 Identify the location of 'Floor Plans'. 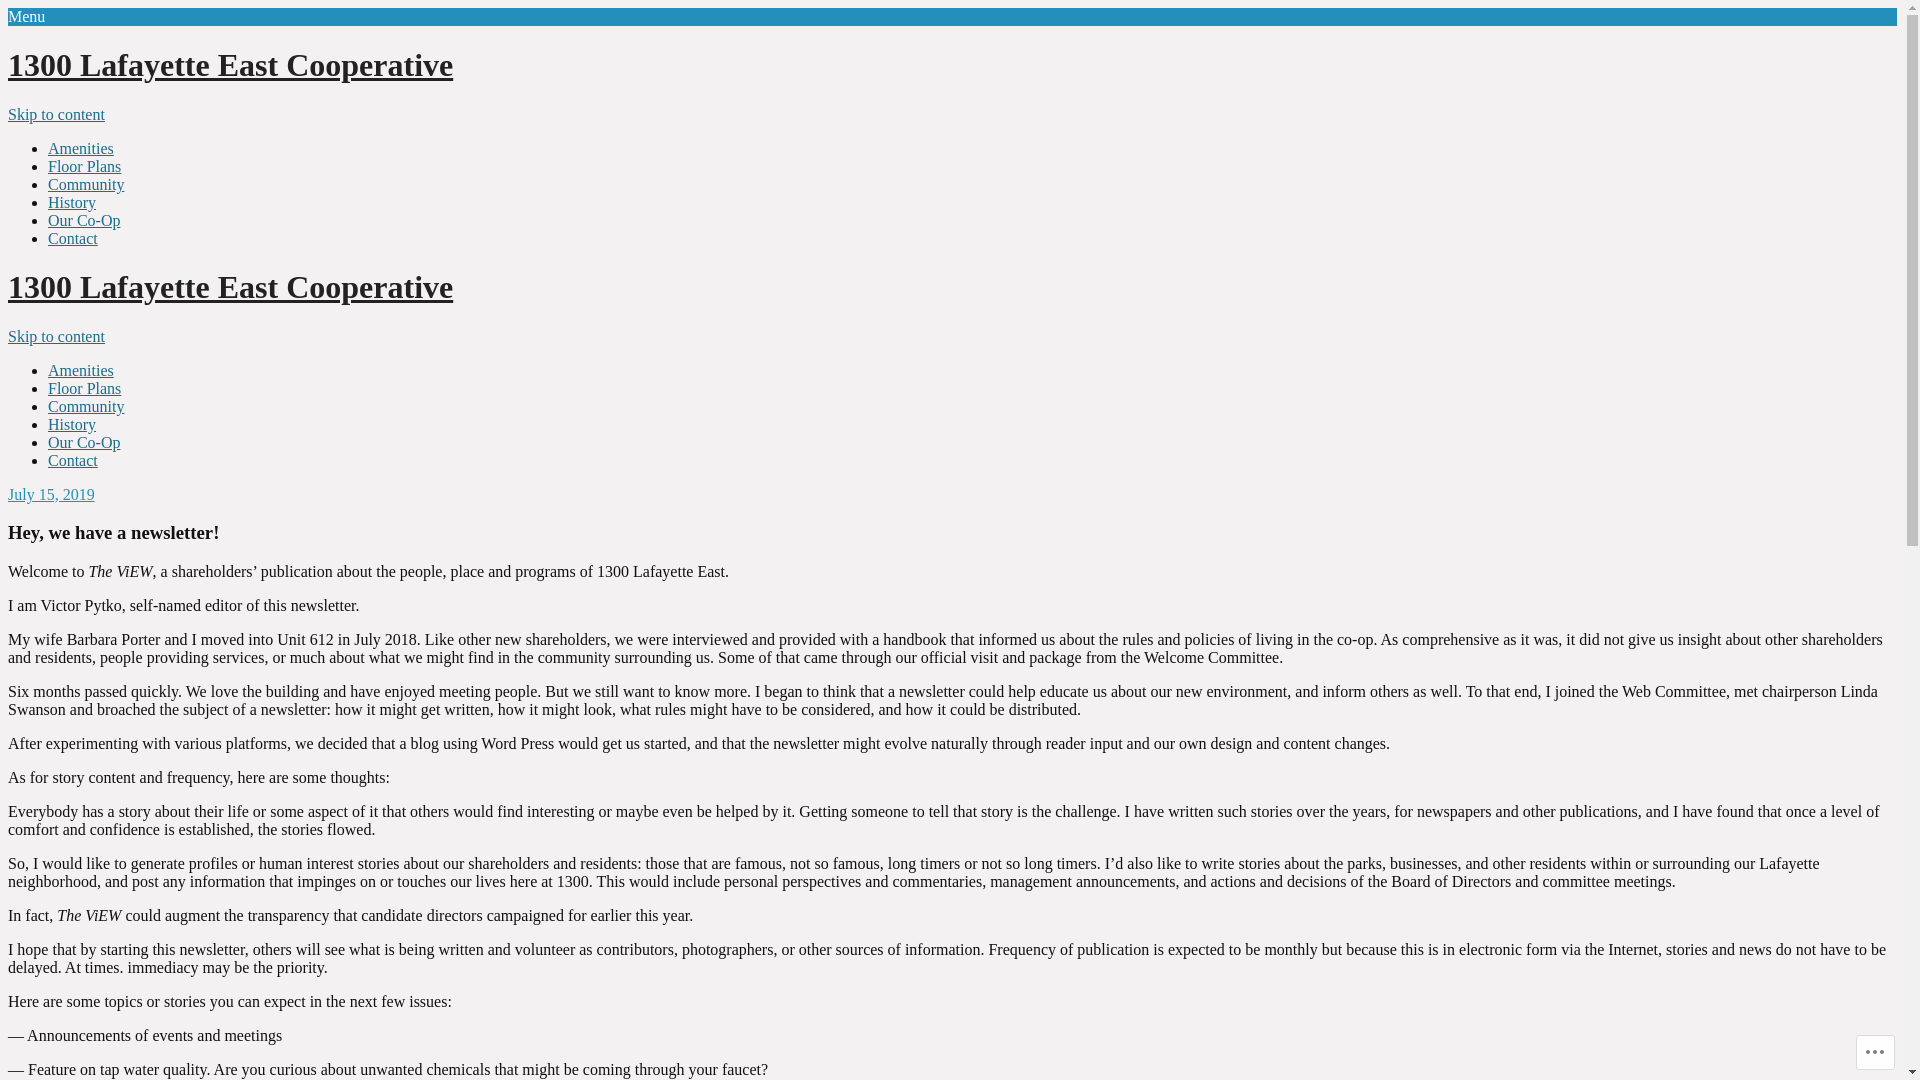
(83, 165).